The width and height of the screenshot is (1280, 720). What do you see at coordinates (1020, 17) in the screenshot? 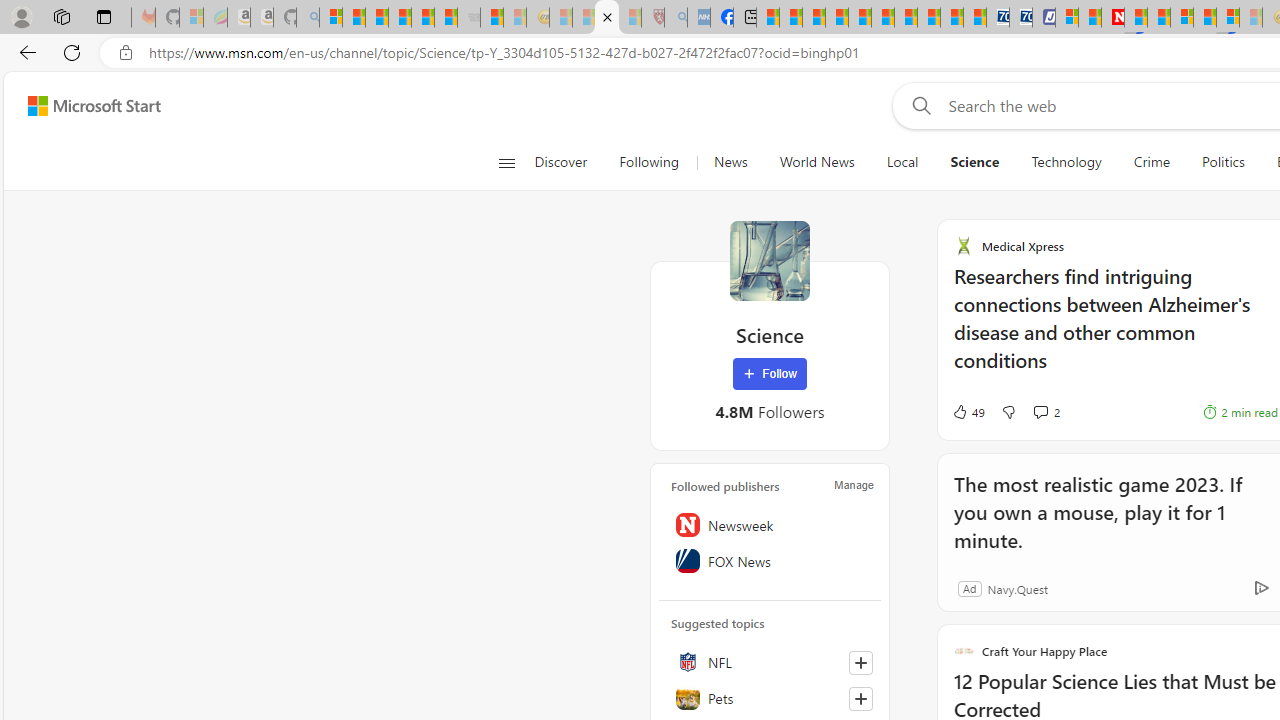
I see `'Cheap Hotels - Save70.com'` at bounding box center [1020, 17].